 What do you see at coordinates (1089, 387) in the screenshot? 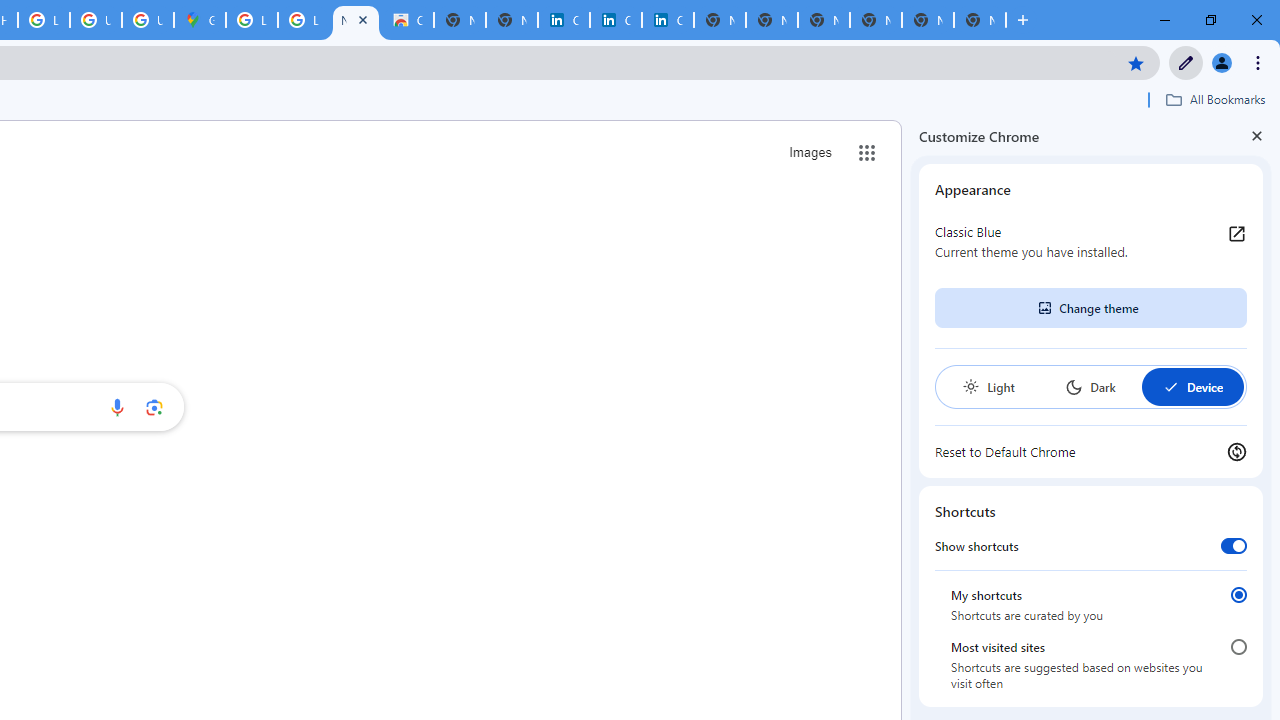
I see `'Dark'` at bounding box center [1089, 387].